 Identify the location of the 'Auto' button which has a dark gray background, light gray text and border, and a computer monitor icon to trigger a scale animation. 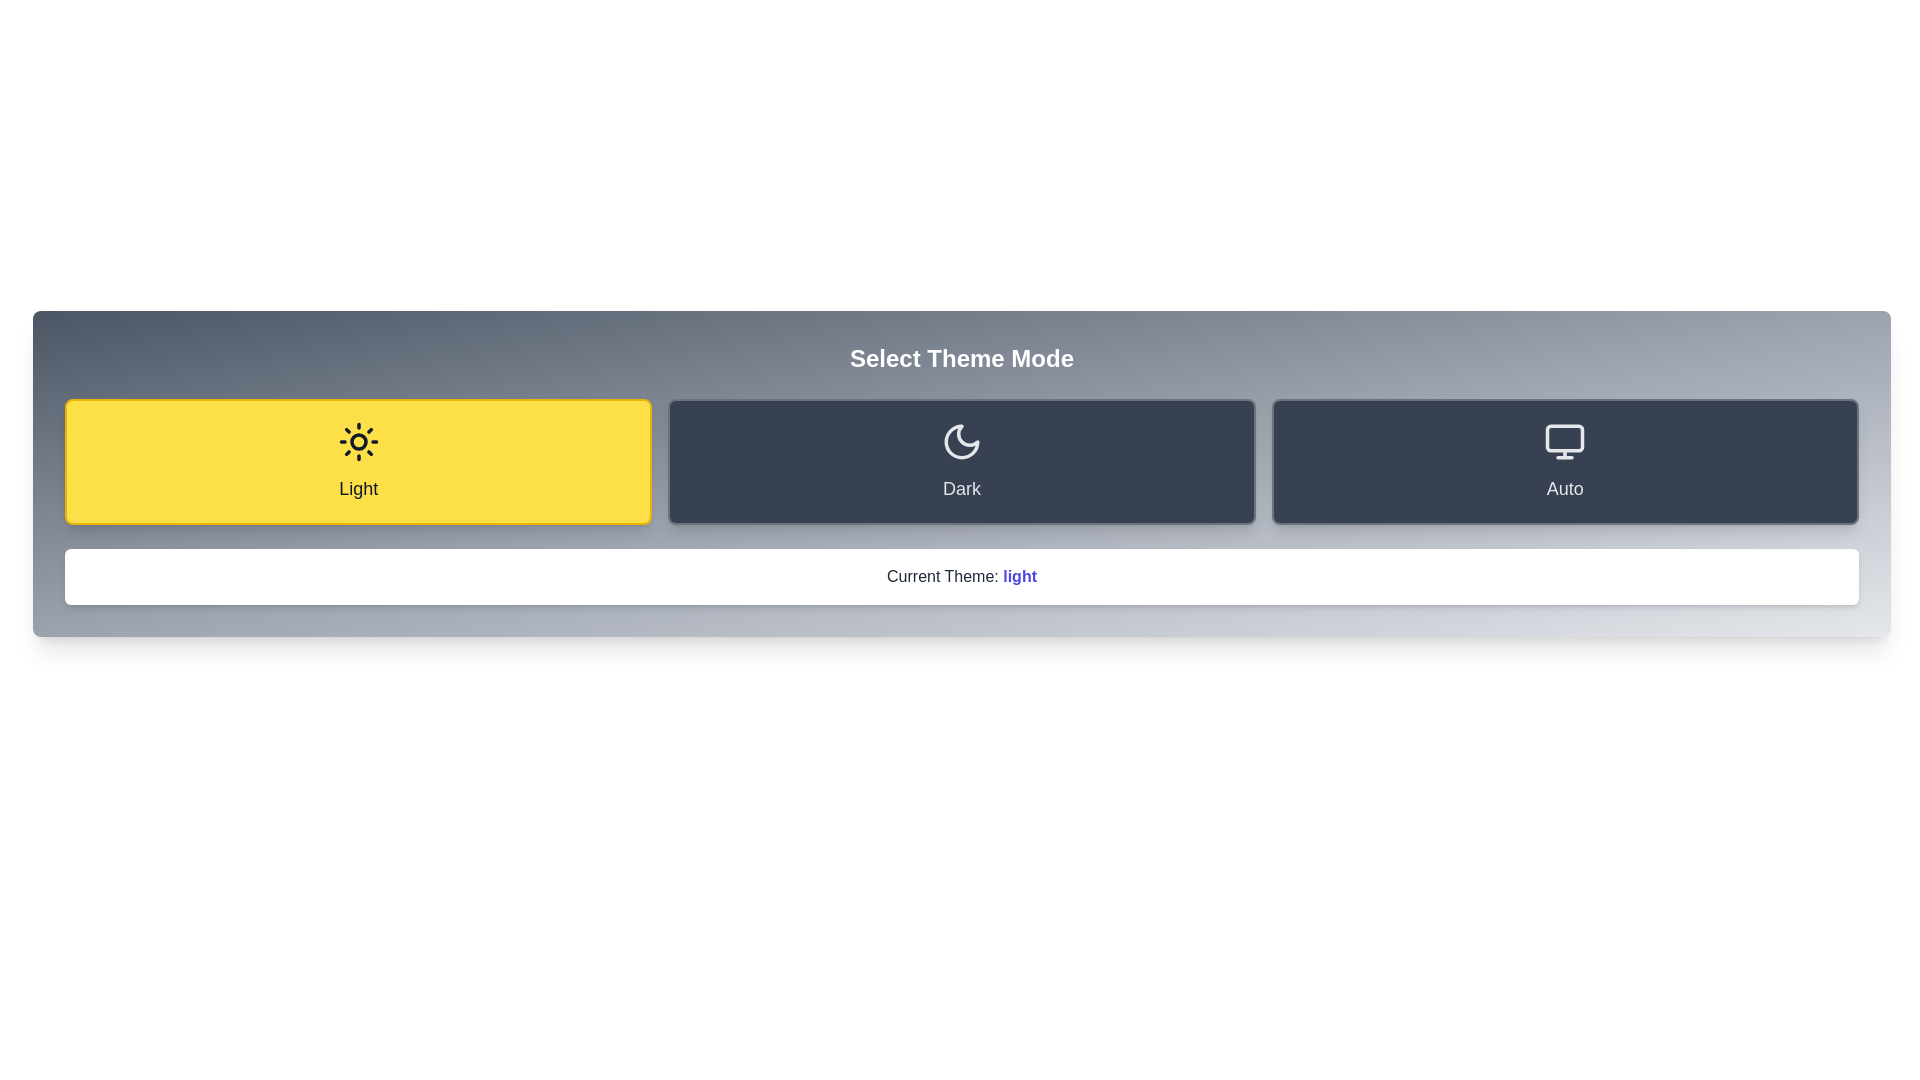
(1564, 462).